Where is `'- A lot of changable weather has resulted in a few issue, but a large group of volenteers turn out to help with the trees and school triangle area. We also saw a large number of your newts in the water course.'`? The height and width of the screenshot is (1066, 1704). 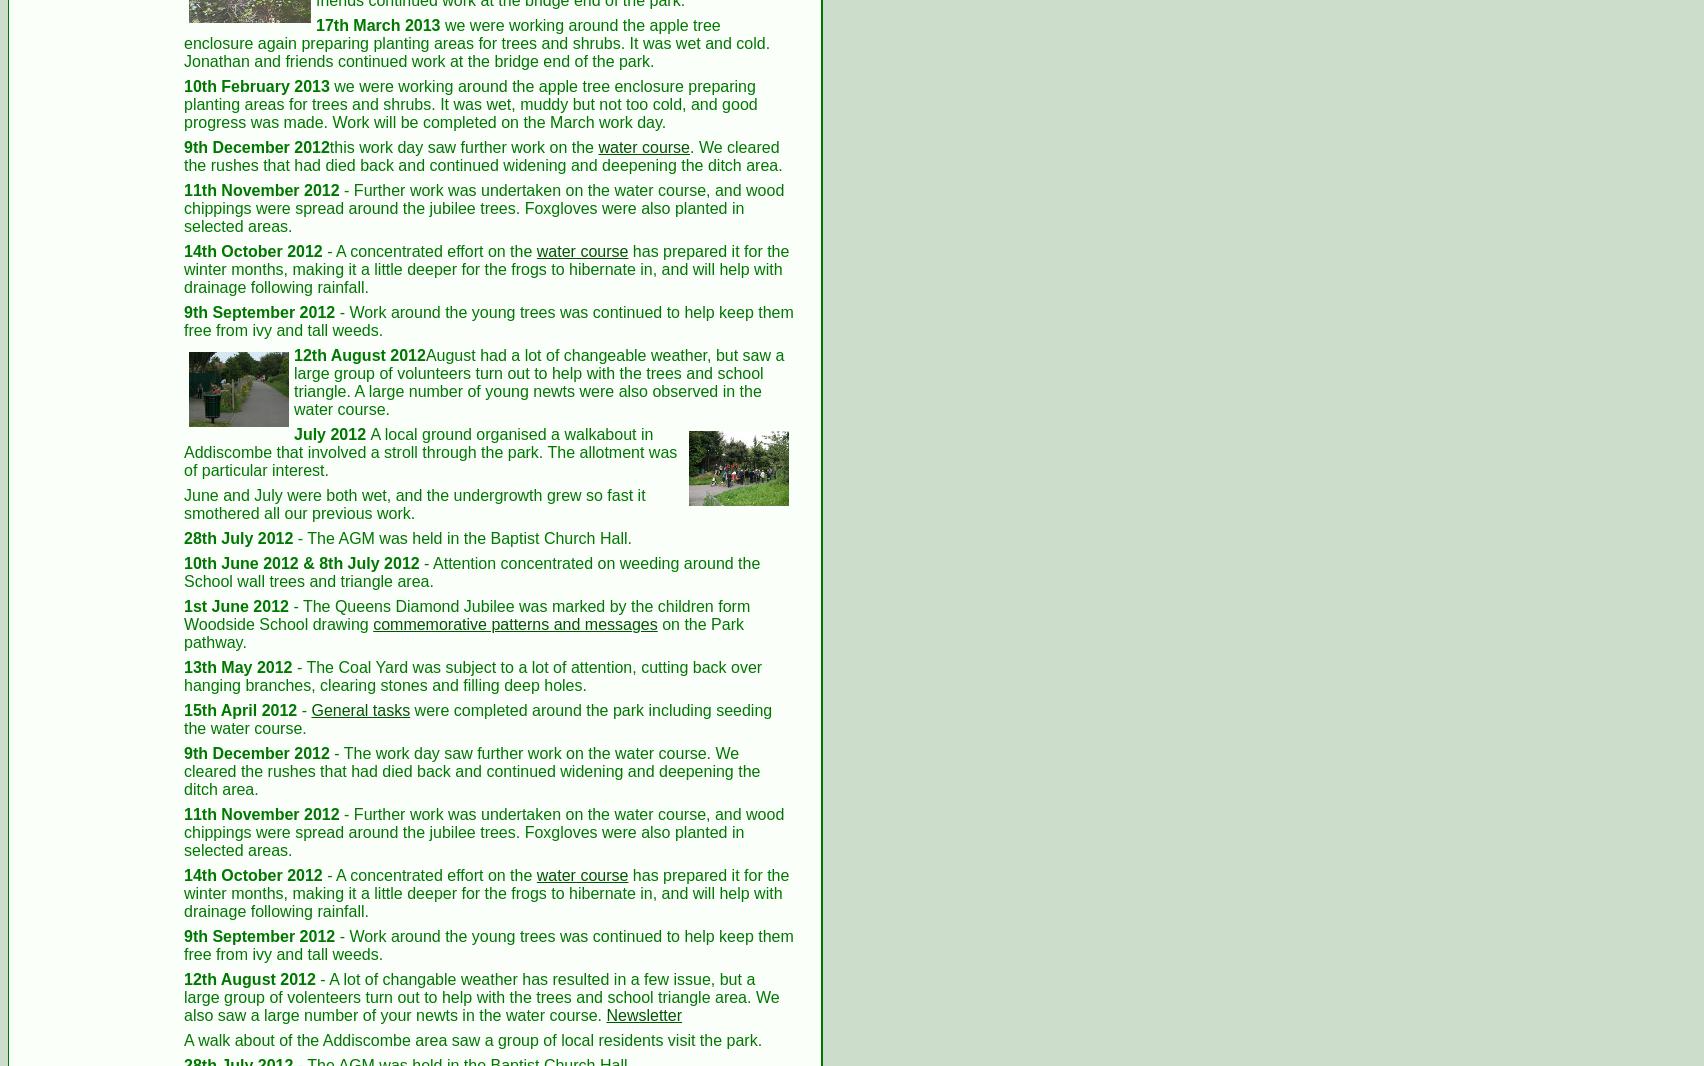
'- A lot of changable weather has resulted in a few issue, but a large group of volenteers turn out to help with the trees and school triangle area. We also saw a large number of your newts in the water course.' is located at coordinates (481, 997).